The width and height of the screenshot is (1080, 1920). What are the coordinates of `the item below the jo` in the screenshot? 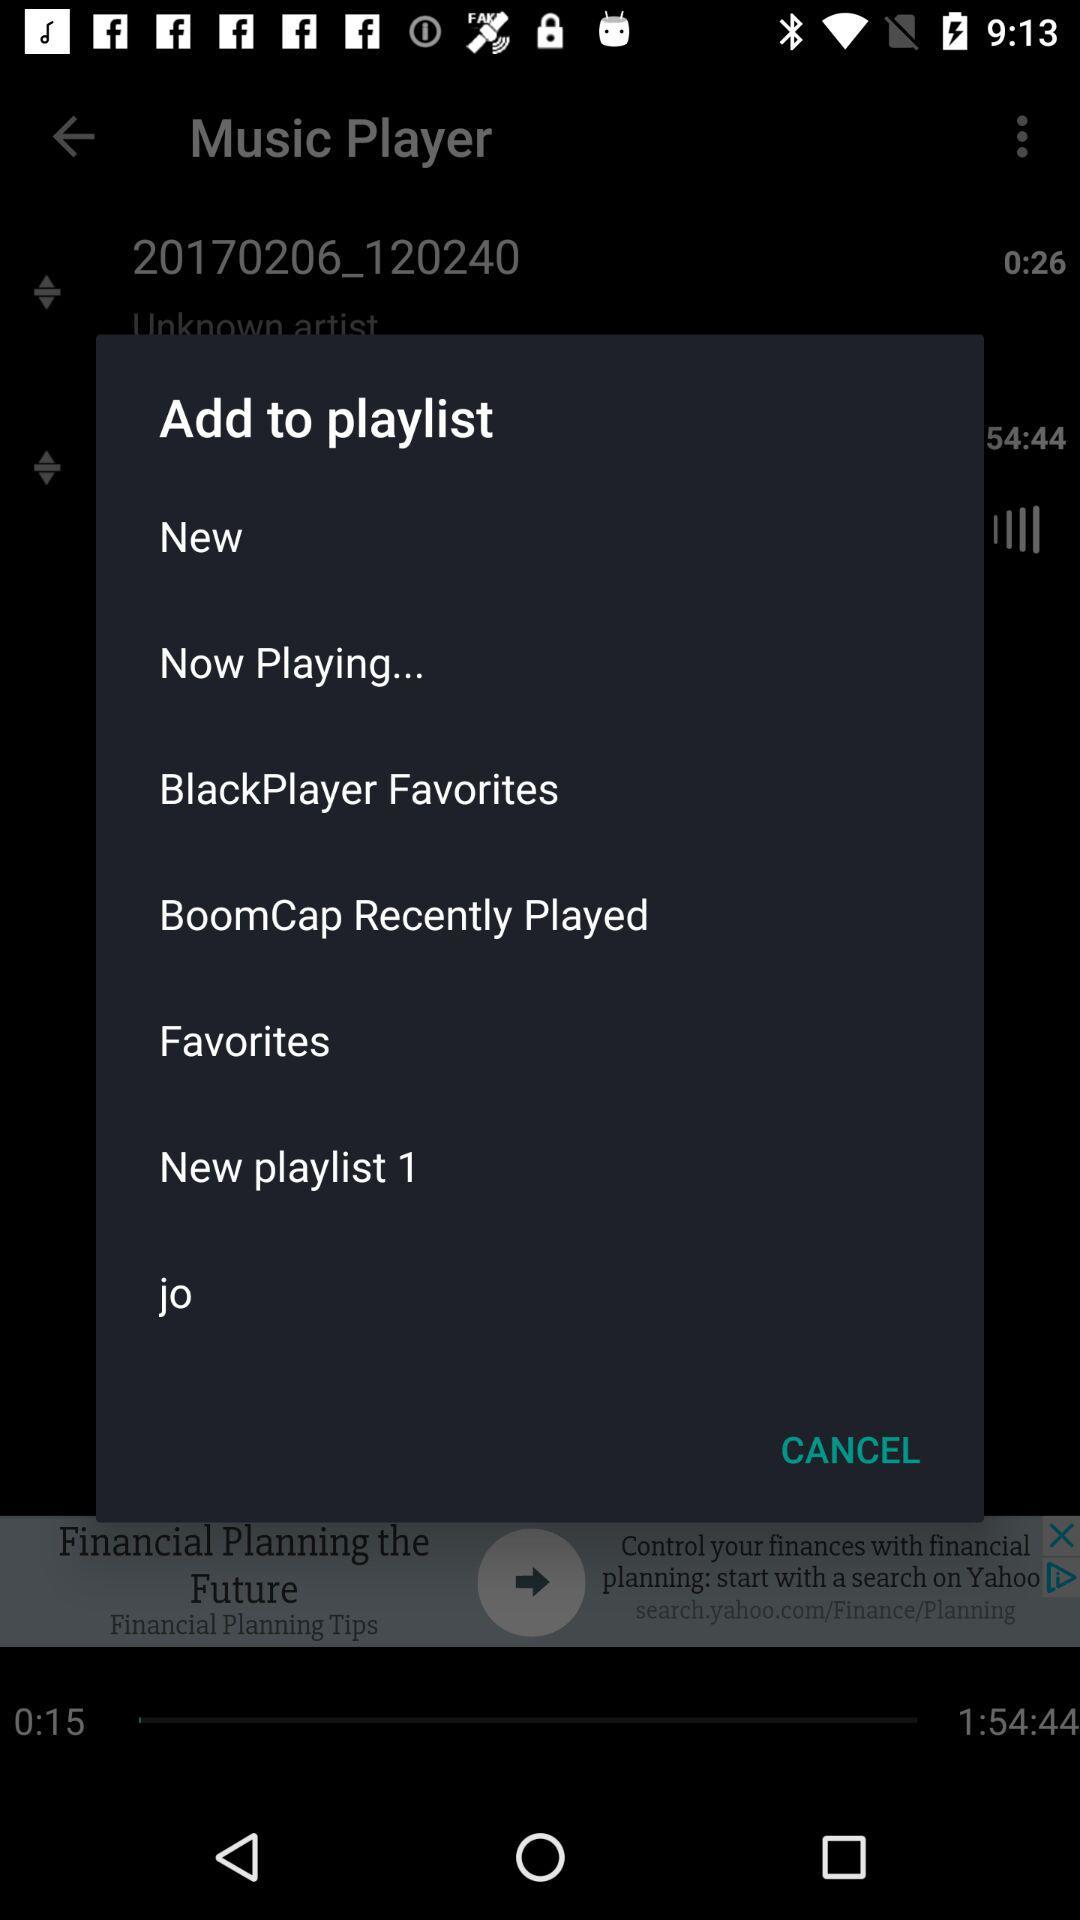 It's located at (850, 1449).